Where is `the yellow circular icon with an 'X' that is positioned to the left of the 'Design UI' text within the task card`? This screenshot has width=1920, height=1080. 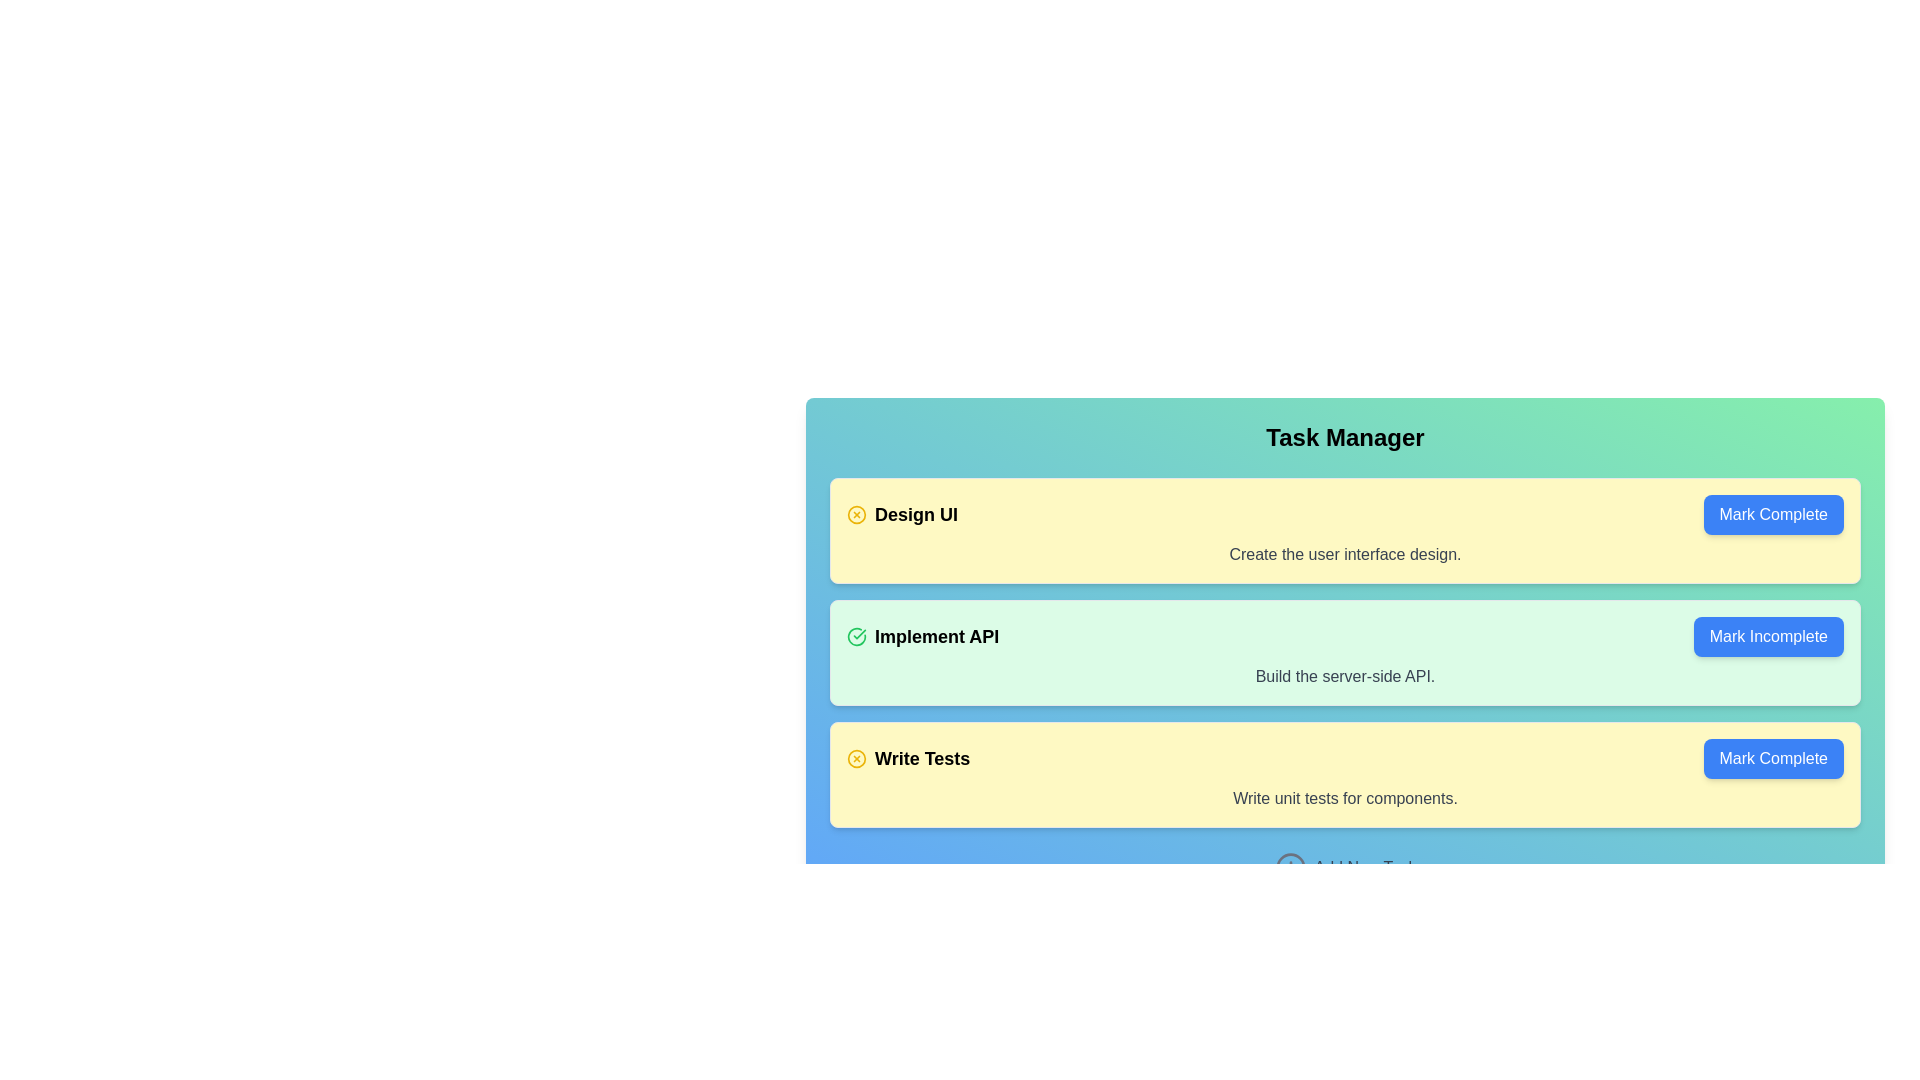
the yellow circular icon with an 'X' that is positioned to the left of the 'Design UI' text within the task card is located at coordinates (857, 514).